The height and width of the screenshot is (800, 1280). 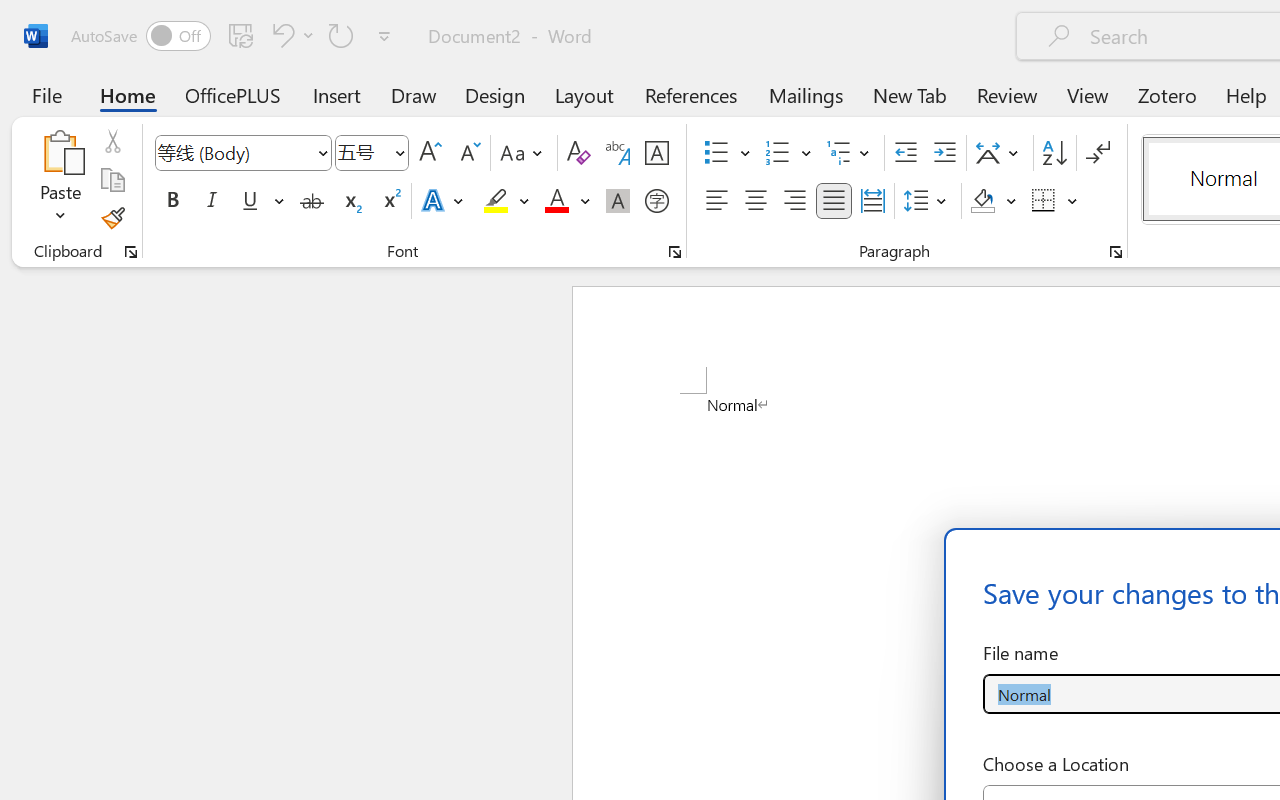 What do you see at coordinates (1072, 201) in the screenshot?
I see `'More Options'` at bounding box center [1072, 201].